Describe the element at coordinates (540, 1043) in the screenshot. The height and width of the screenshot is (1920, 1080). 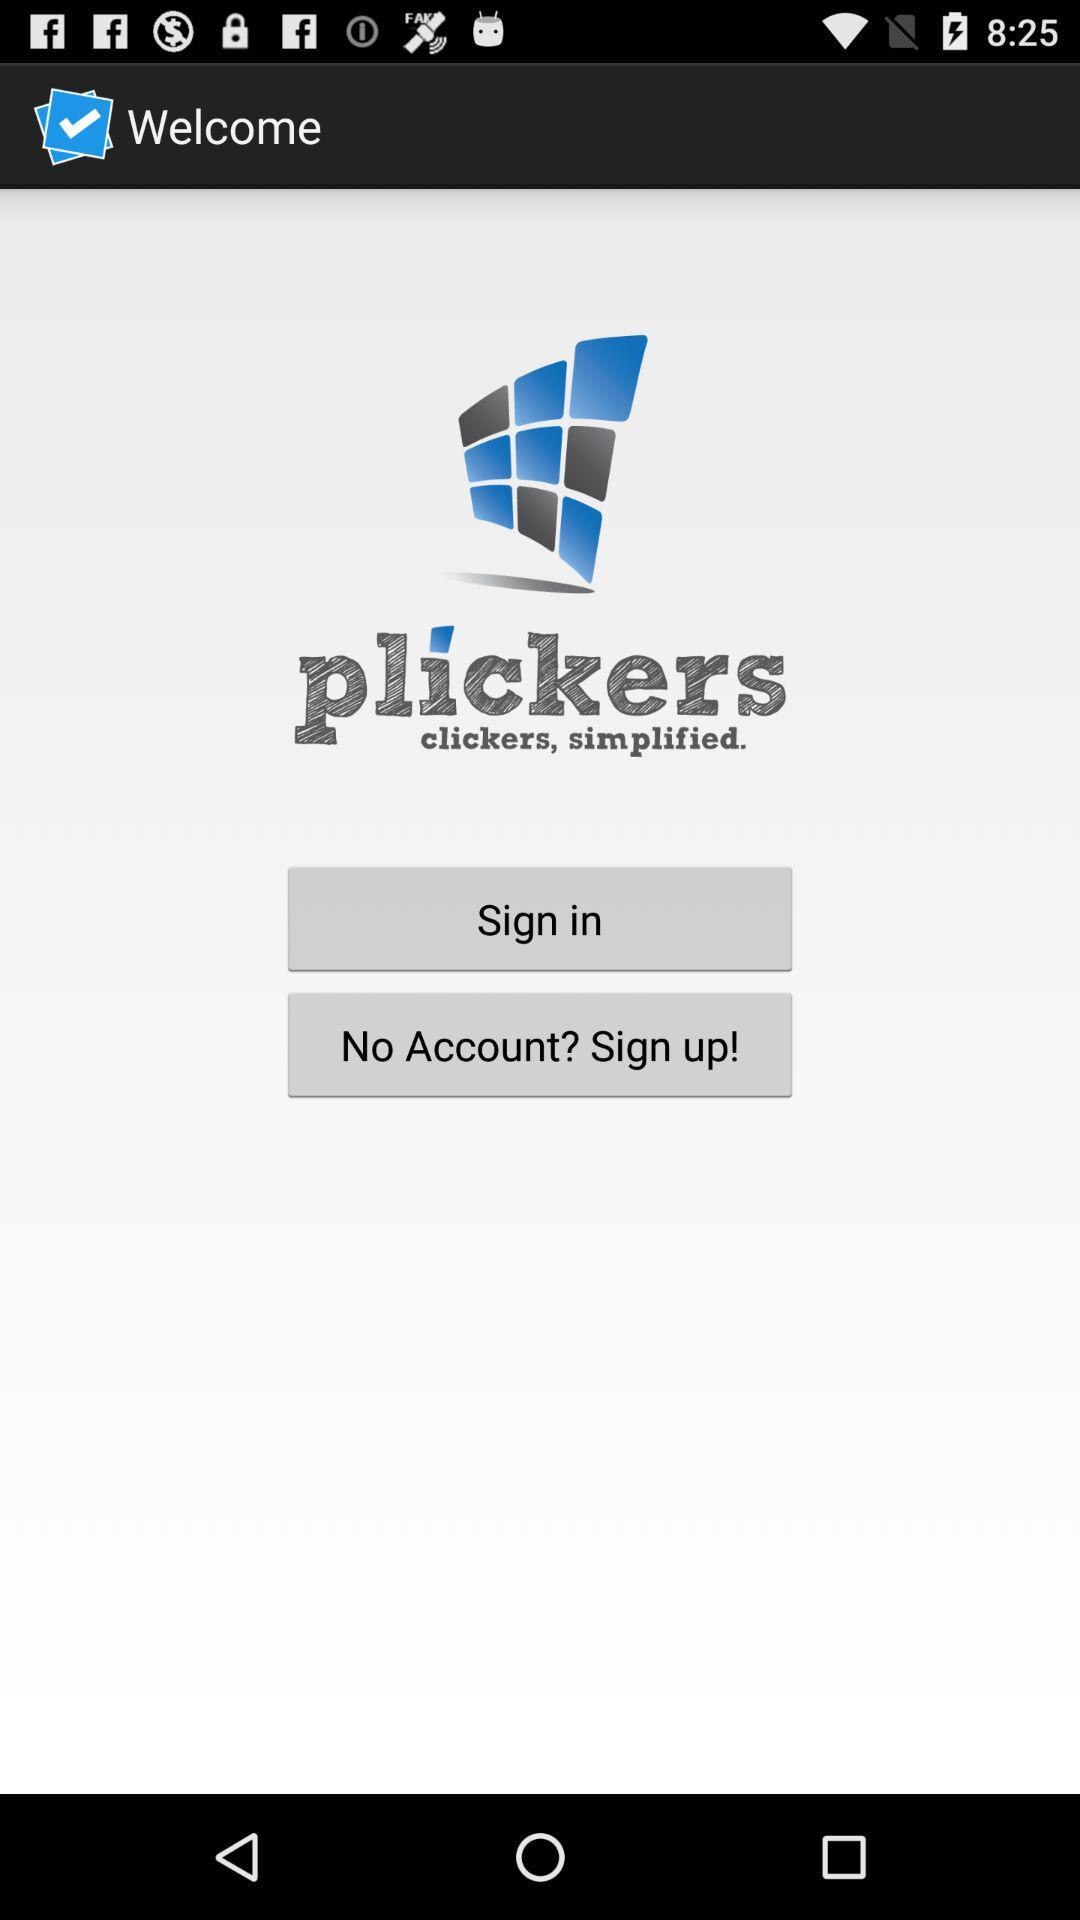
I see `no account sign icon` at that location.